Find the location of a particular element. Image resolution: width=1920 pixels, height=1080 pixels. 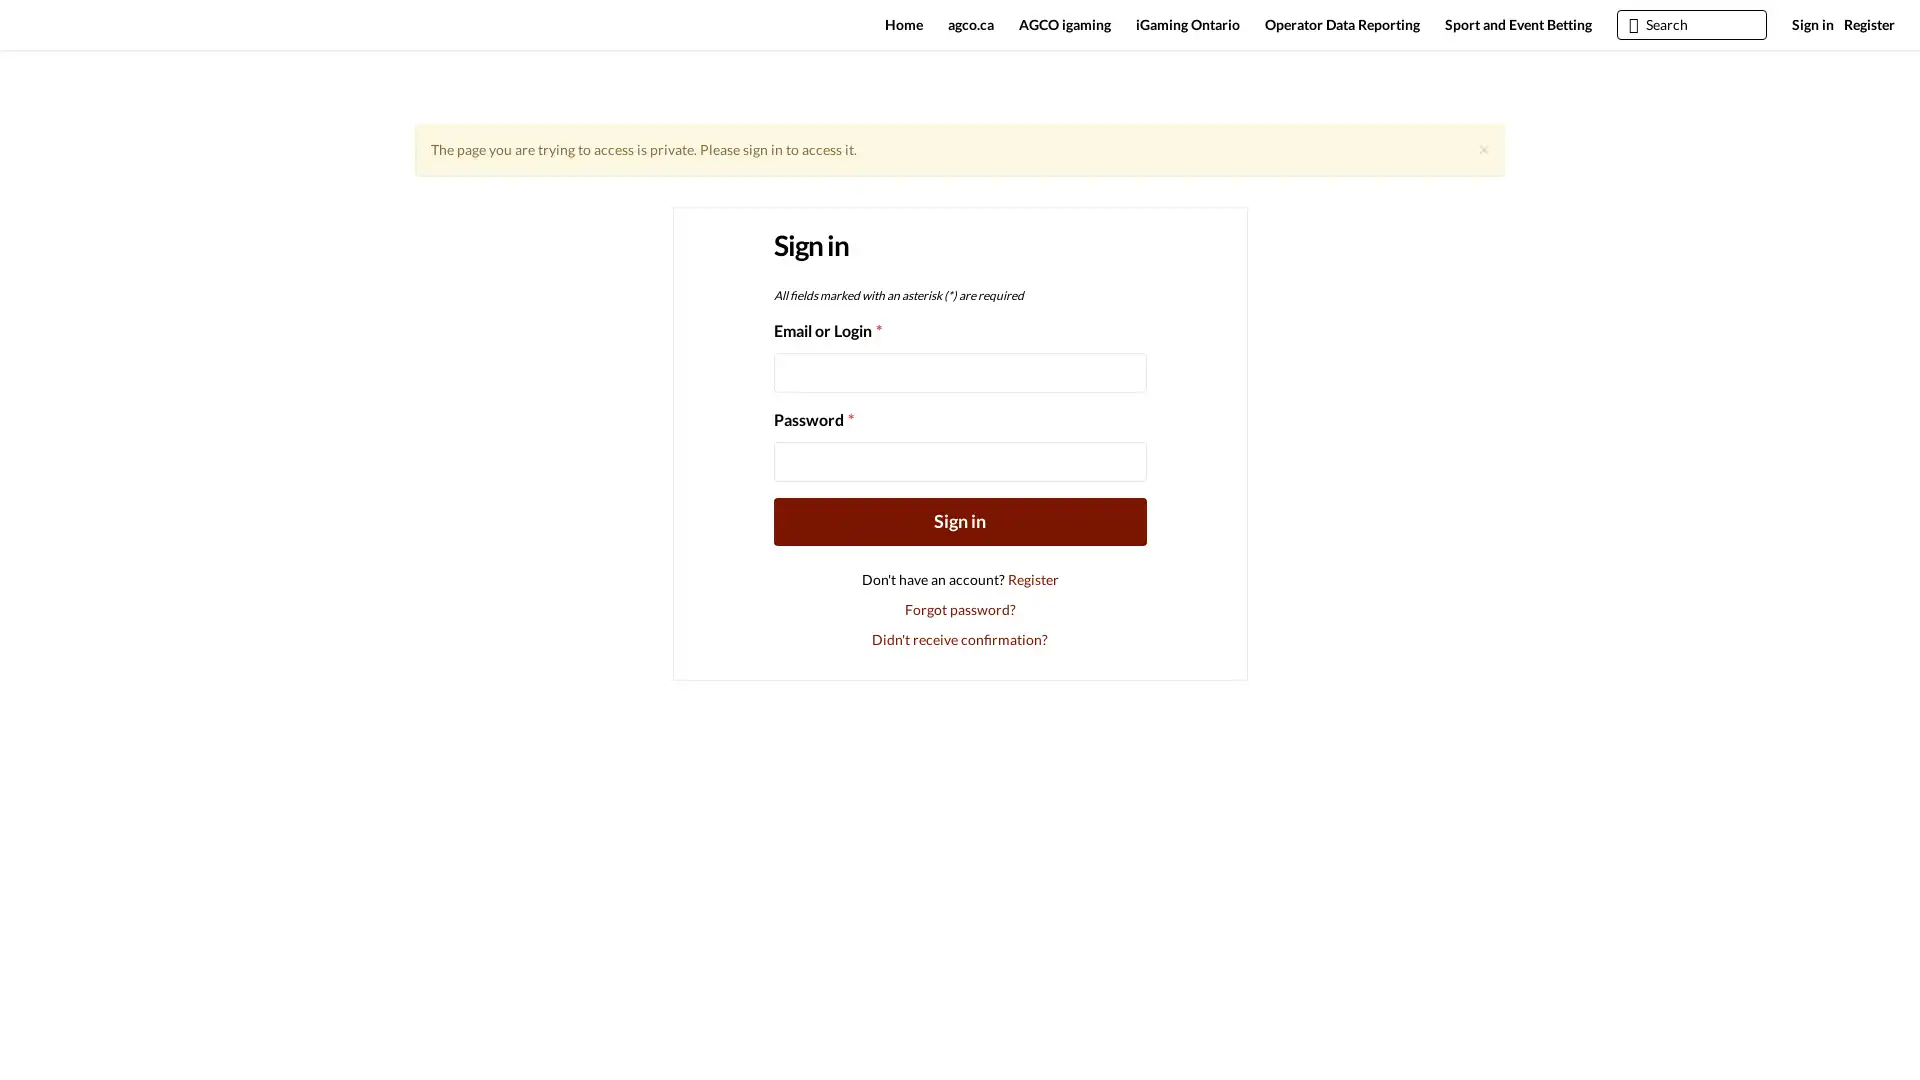

Sign in is located at coordinates (958, 530).